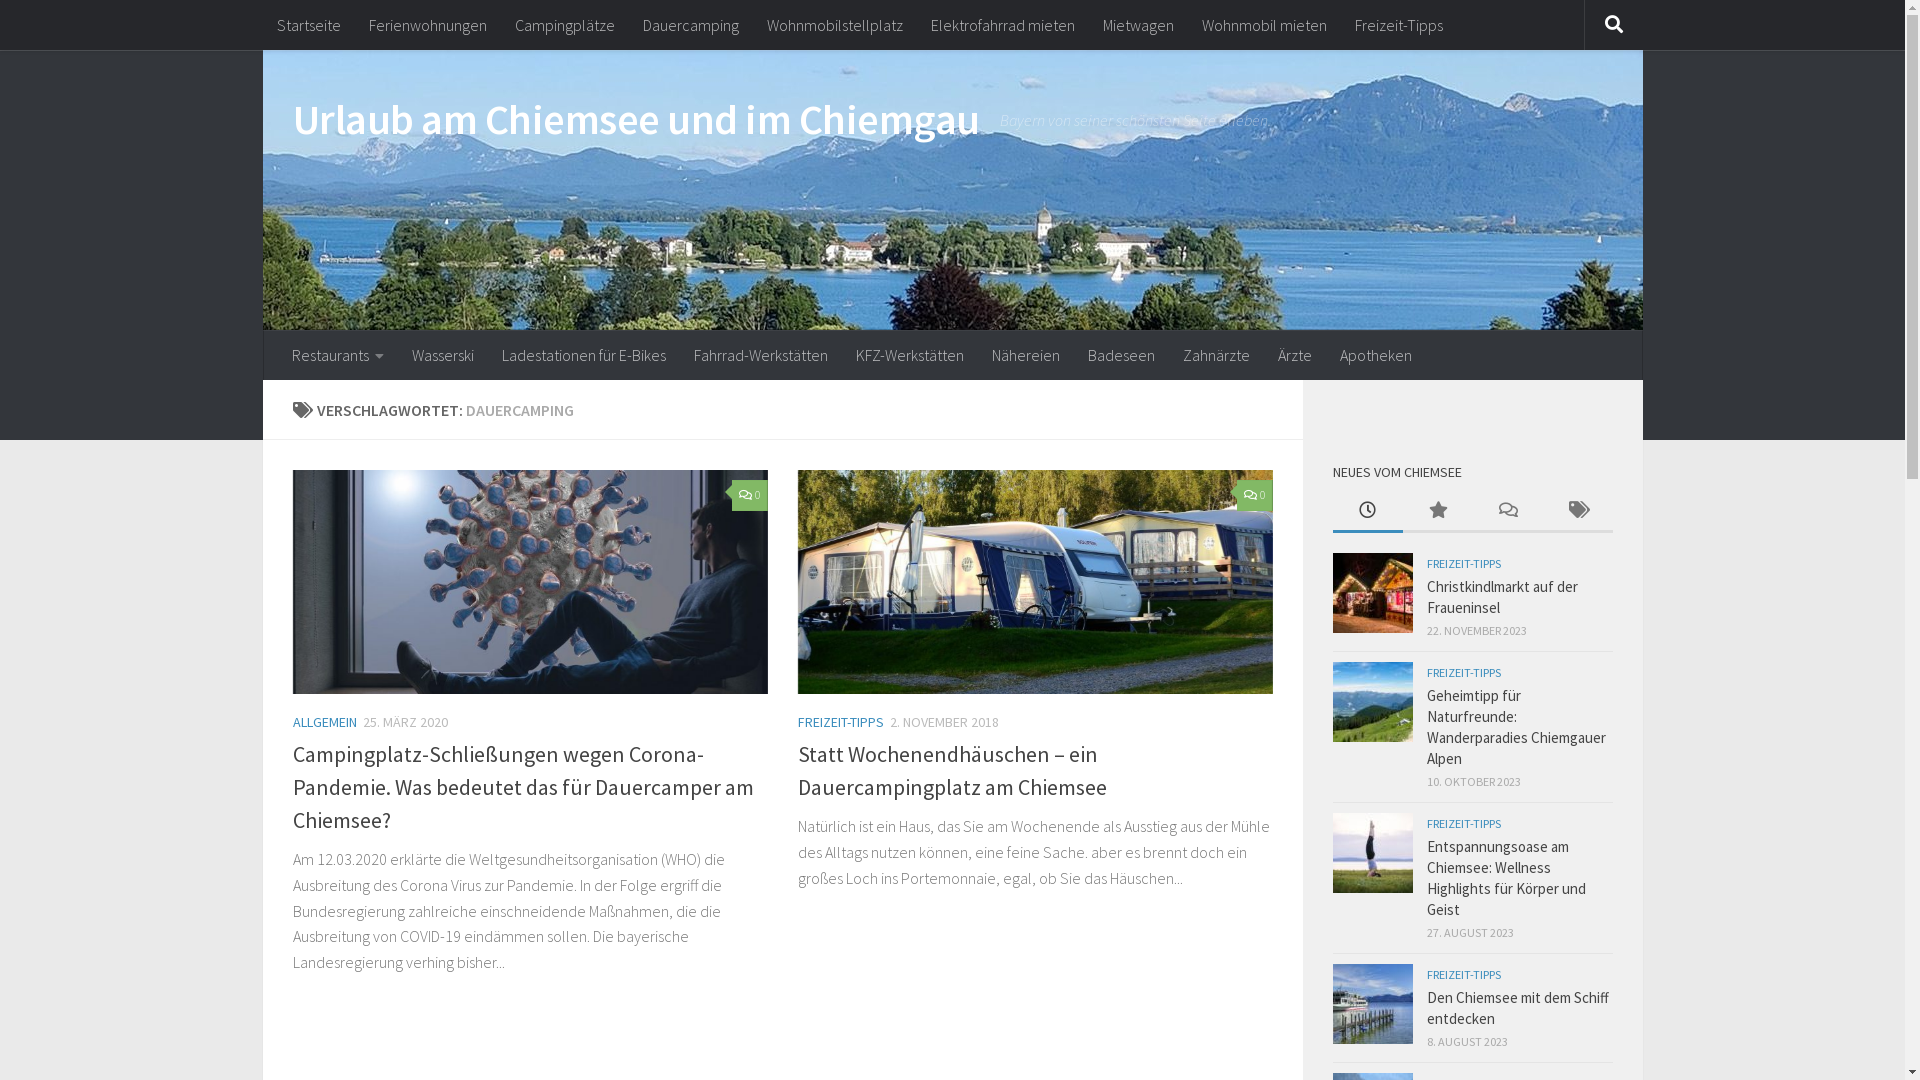 Image resolution: width=1920 pixels, height=1080 pixels. Describe the element at coordinates (1463, 823) in the screenshot. I see `'FREIZEIT-TIPPS'` at that location.